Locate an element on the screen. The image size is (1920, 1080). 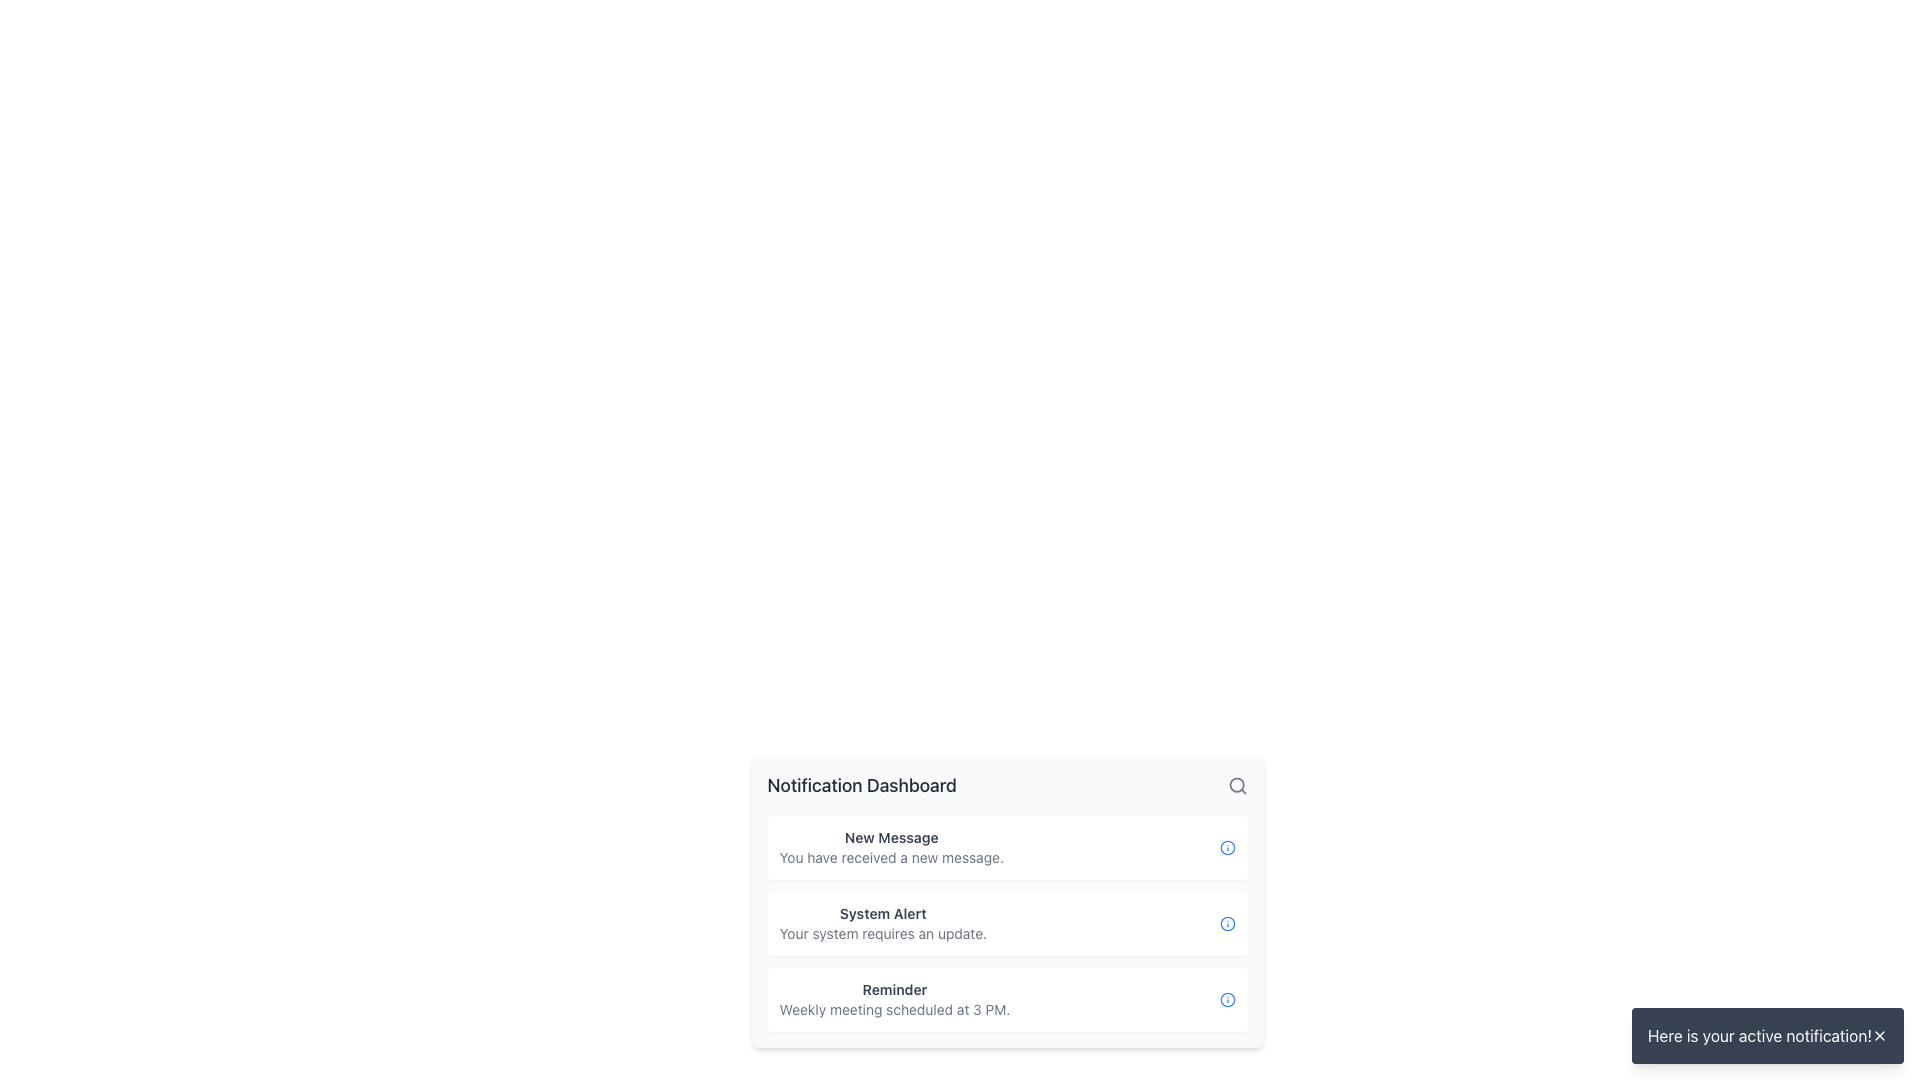
main message content of the Notification Card titled 'New Message' with a white background and rounded corners, located at the top of the notification list is located at coordinates (1007, 848).